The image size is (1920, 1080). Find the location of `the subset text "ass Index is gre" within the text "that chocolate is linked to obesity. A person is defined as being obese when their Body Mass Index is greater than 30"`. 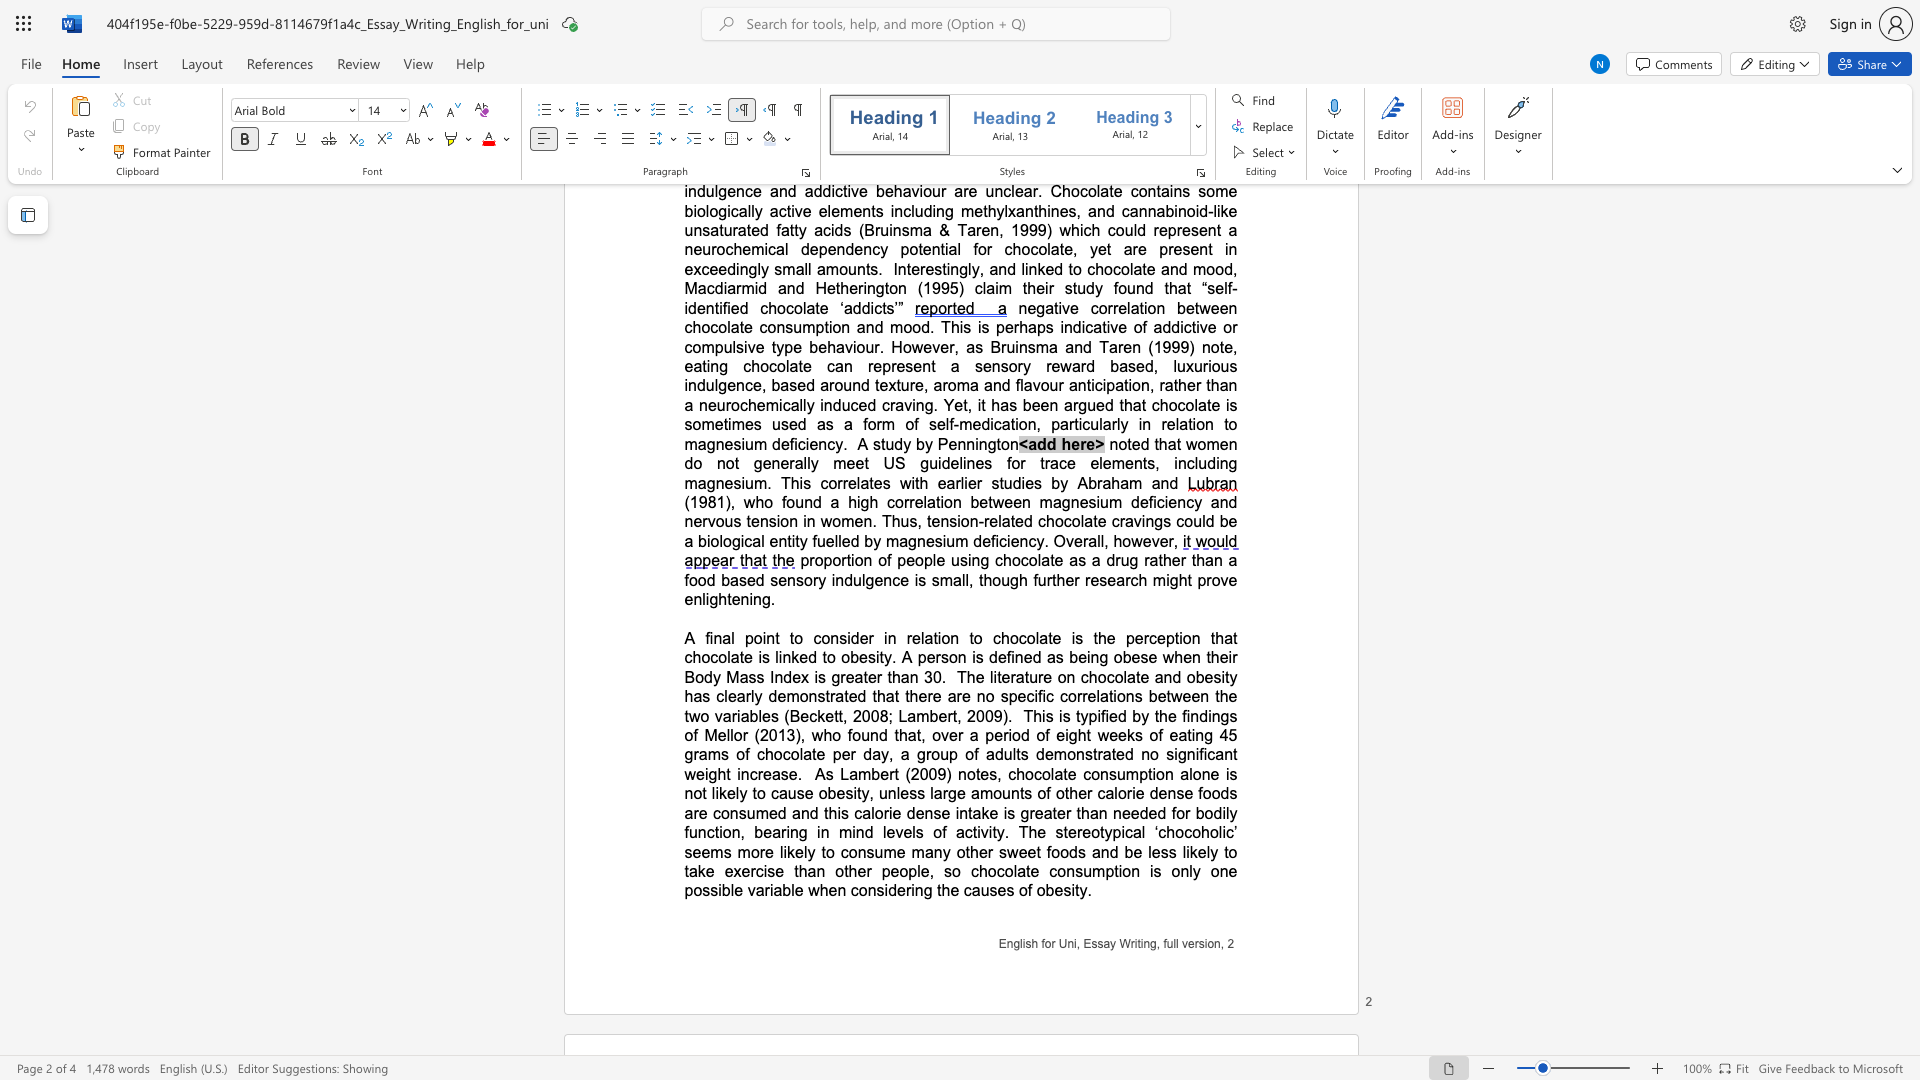

the subset text "ass Index is gre" within the text "that chocolate is linked to obesity. A person is defined as being obese when their Body Mass Index is greater than 30" is located at coordinates (738, 676).